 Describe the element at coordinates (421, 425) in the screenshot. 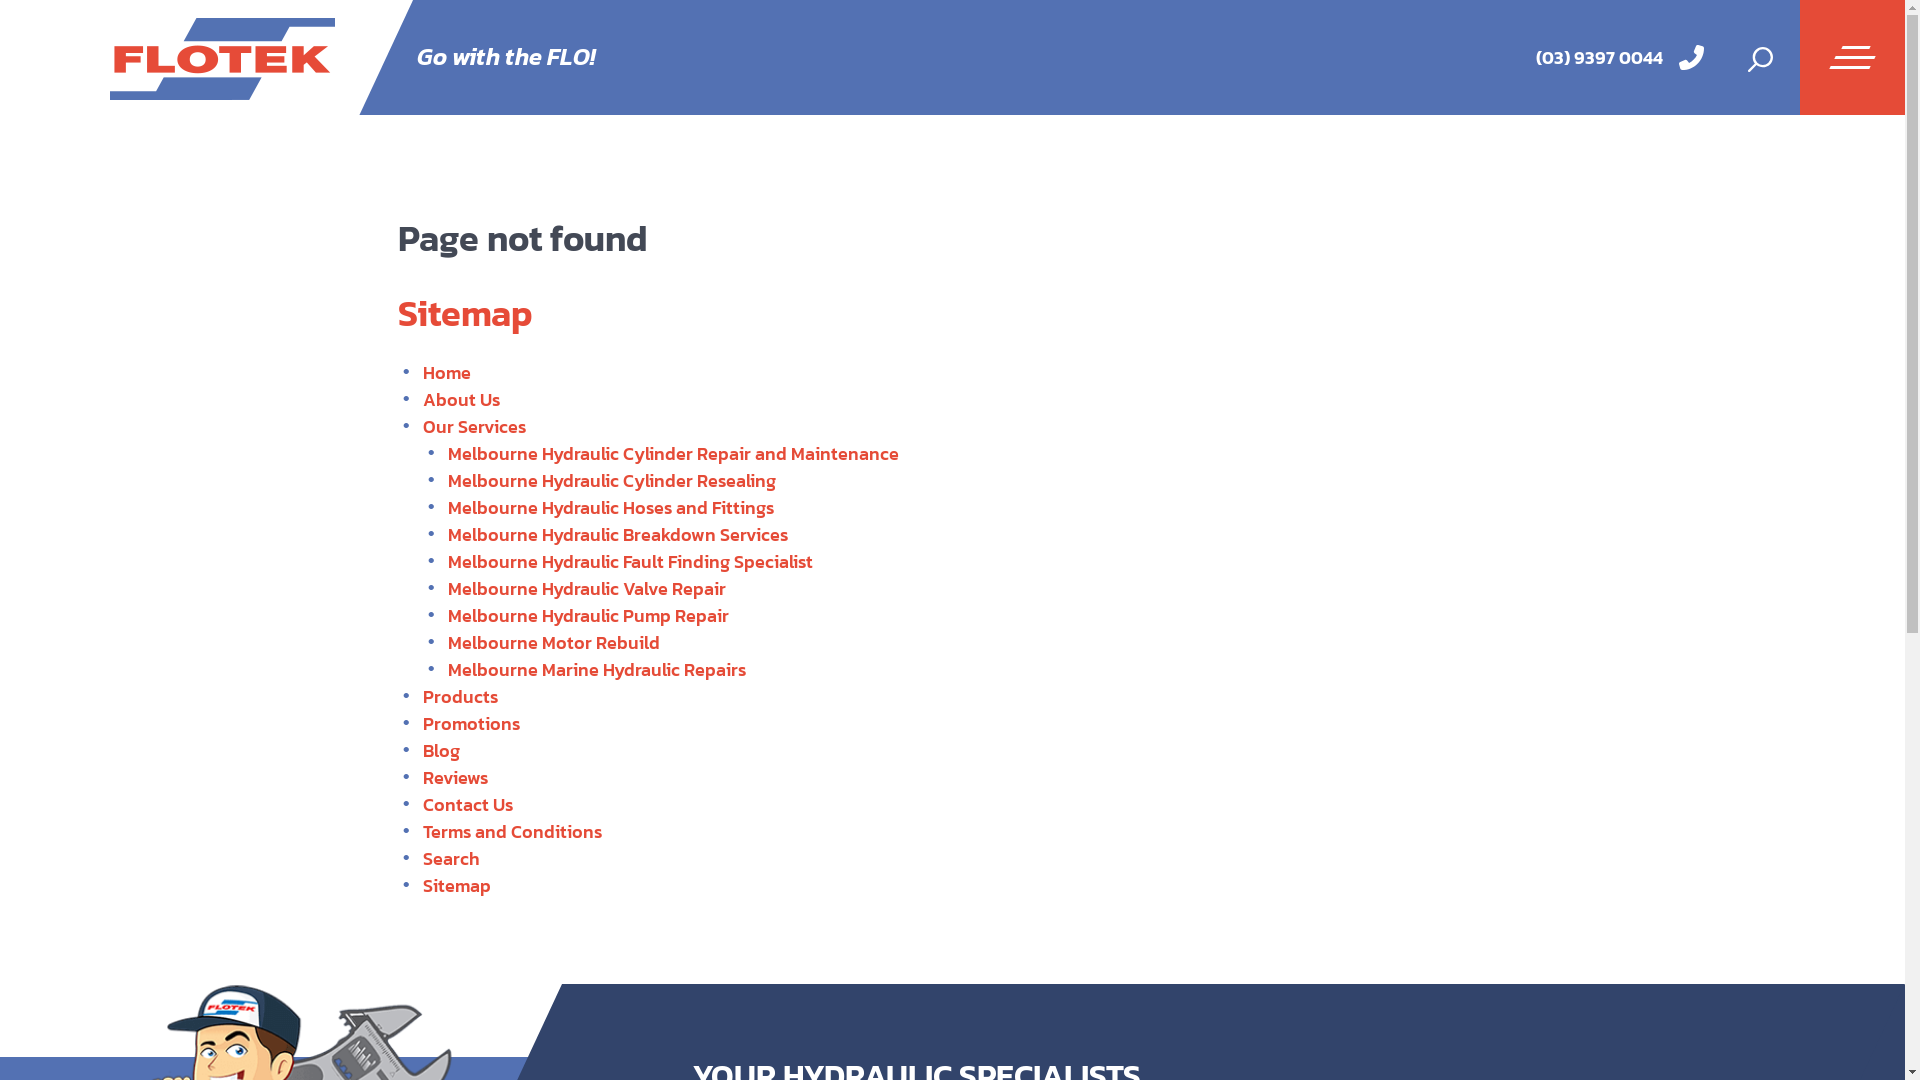

I see `'Our Services'` at that location.